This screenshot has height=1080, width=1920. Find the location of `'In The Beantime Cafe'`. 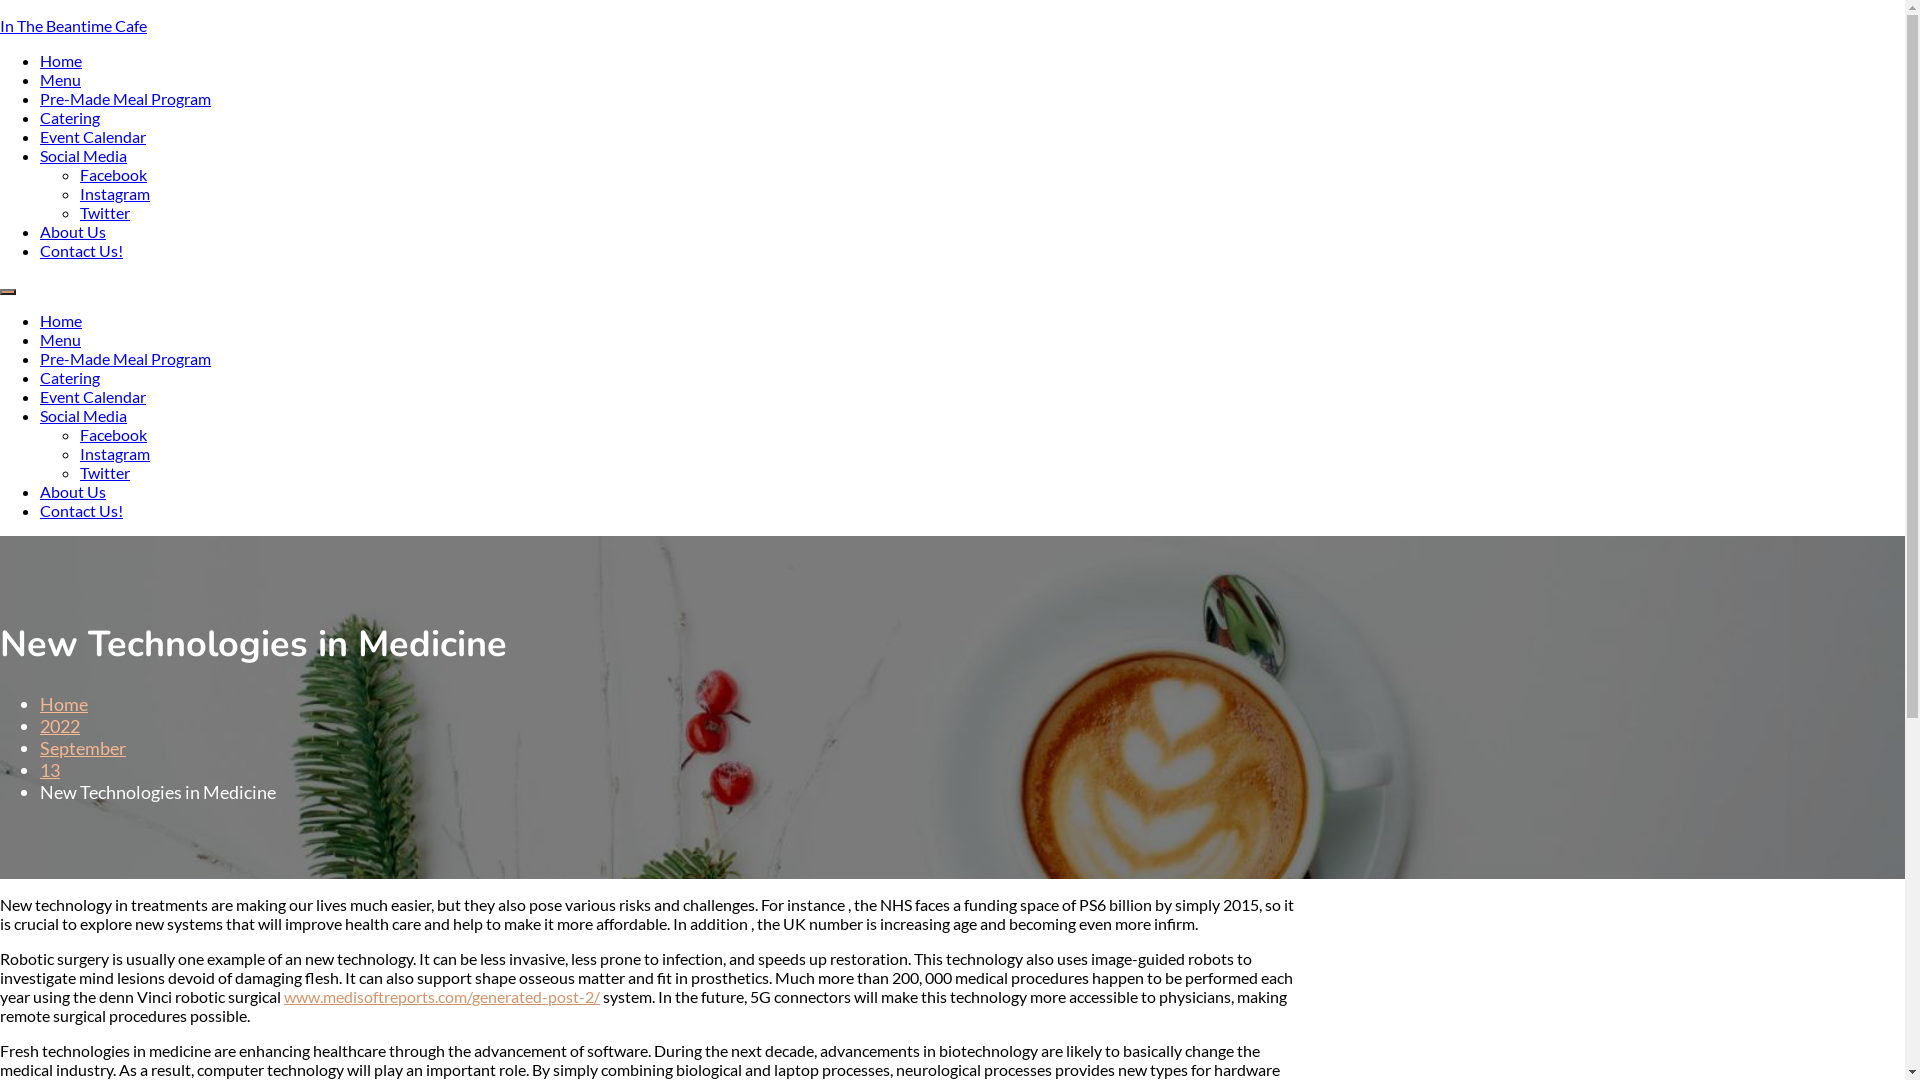

'In The Beantime Cafe' is located at coordinates (0, 25).